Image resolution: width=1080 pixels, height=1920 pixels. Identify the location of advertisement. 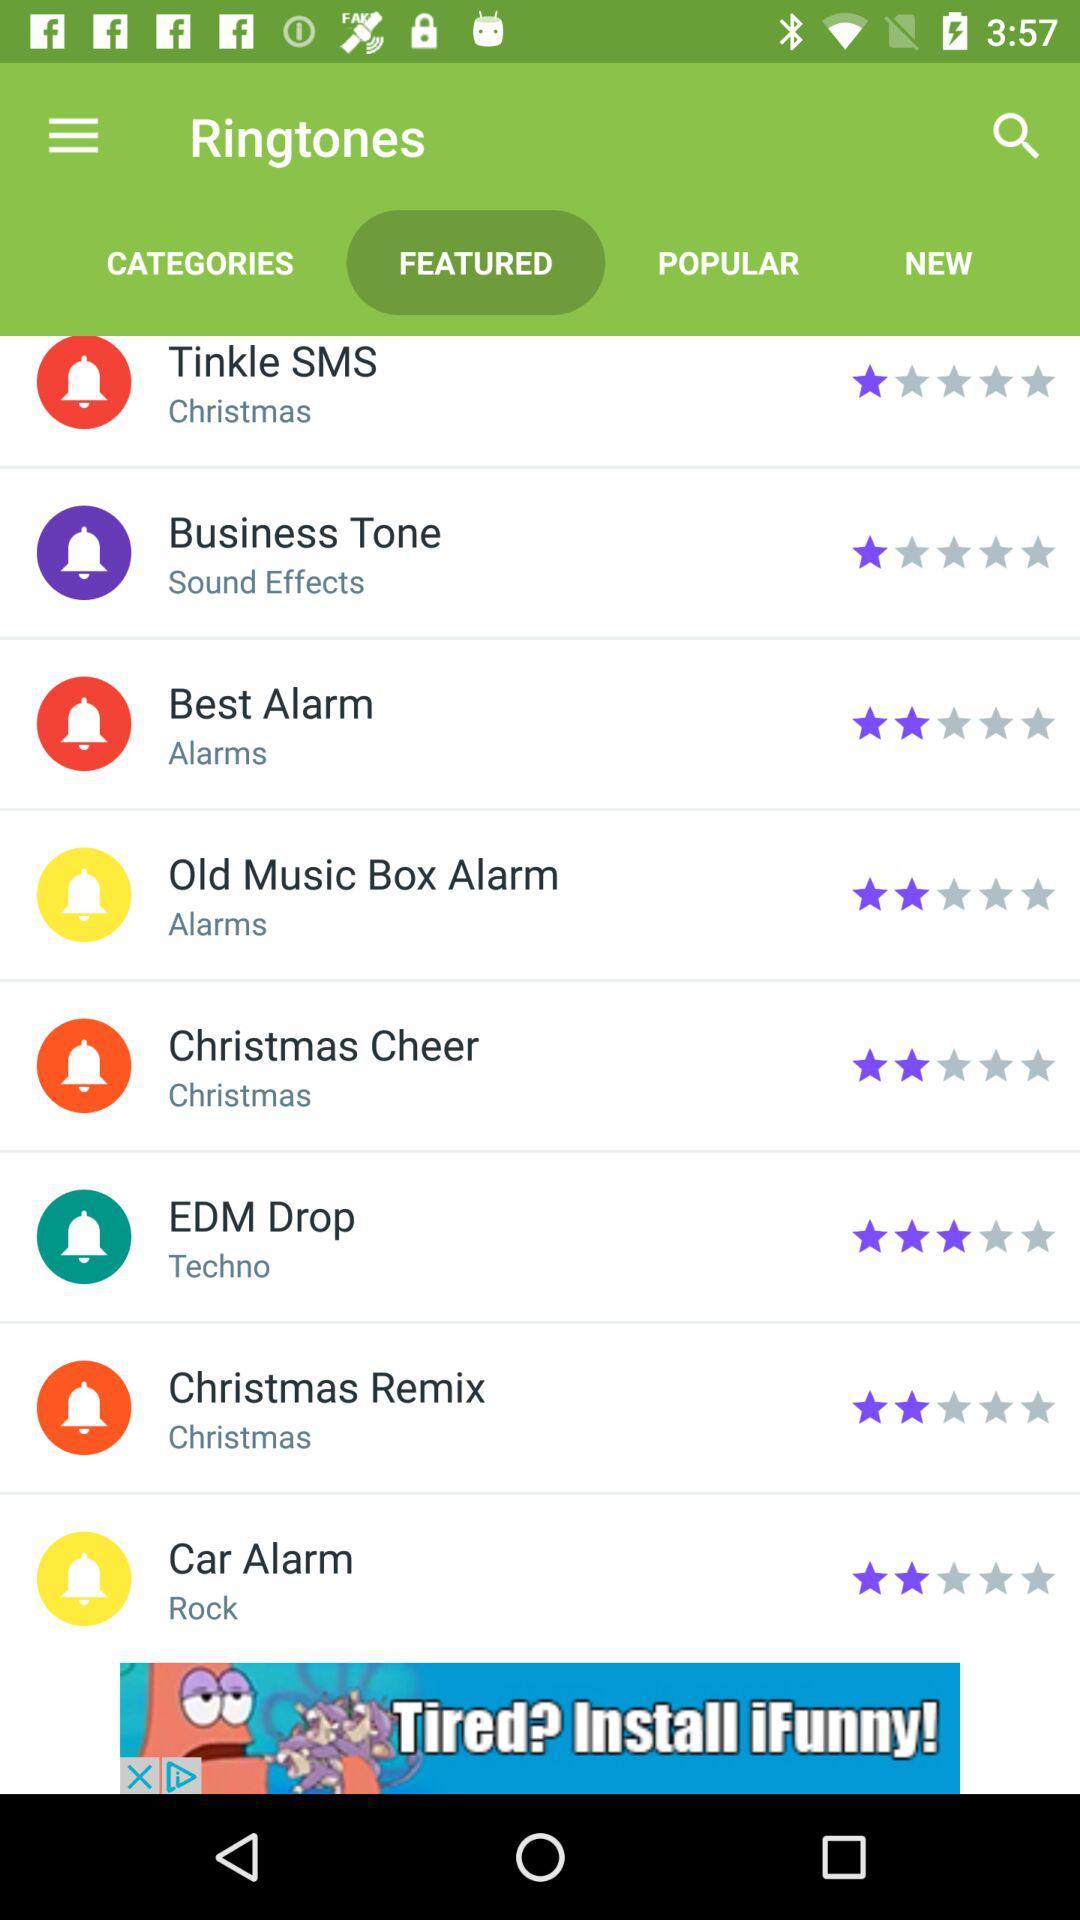
(540, 1727).